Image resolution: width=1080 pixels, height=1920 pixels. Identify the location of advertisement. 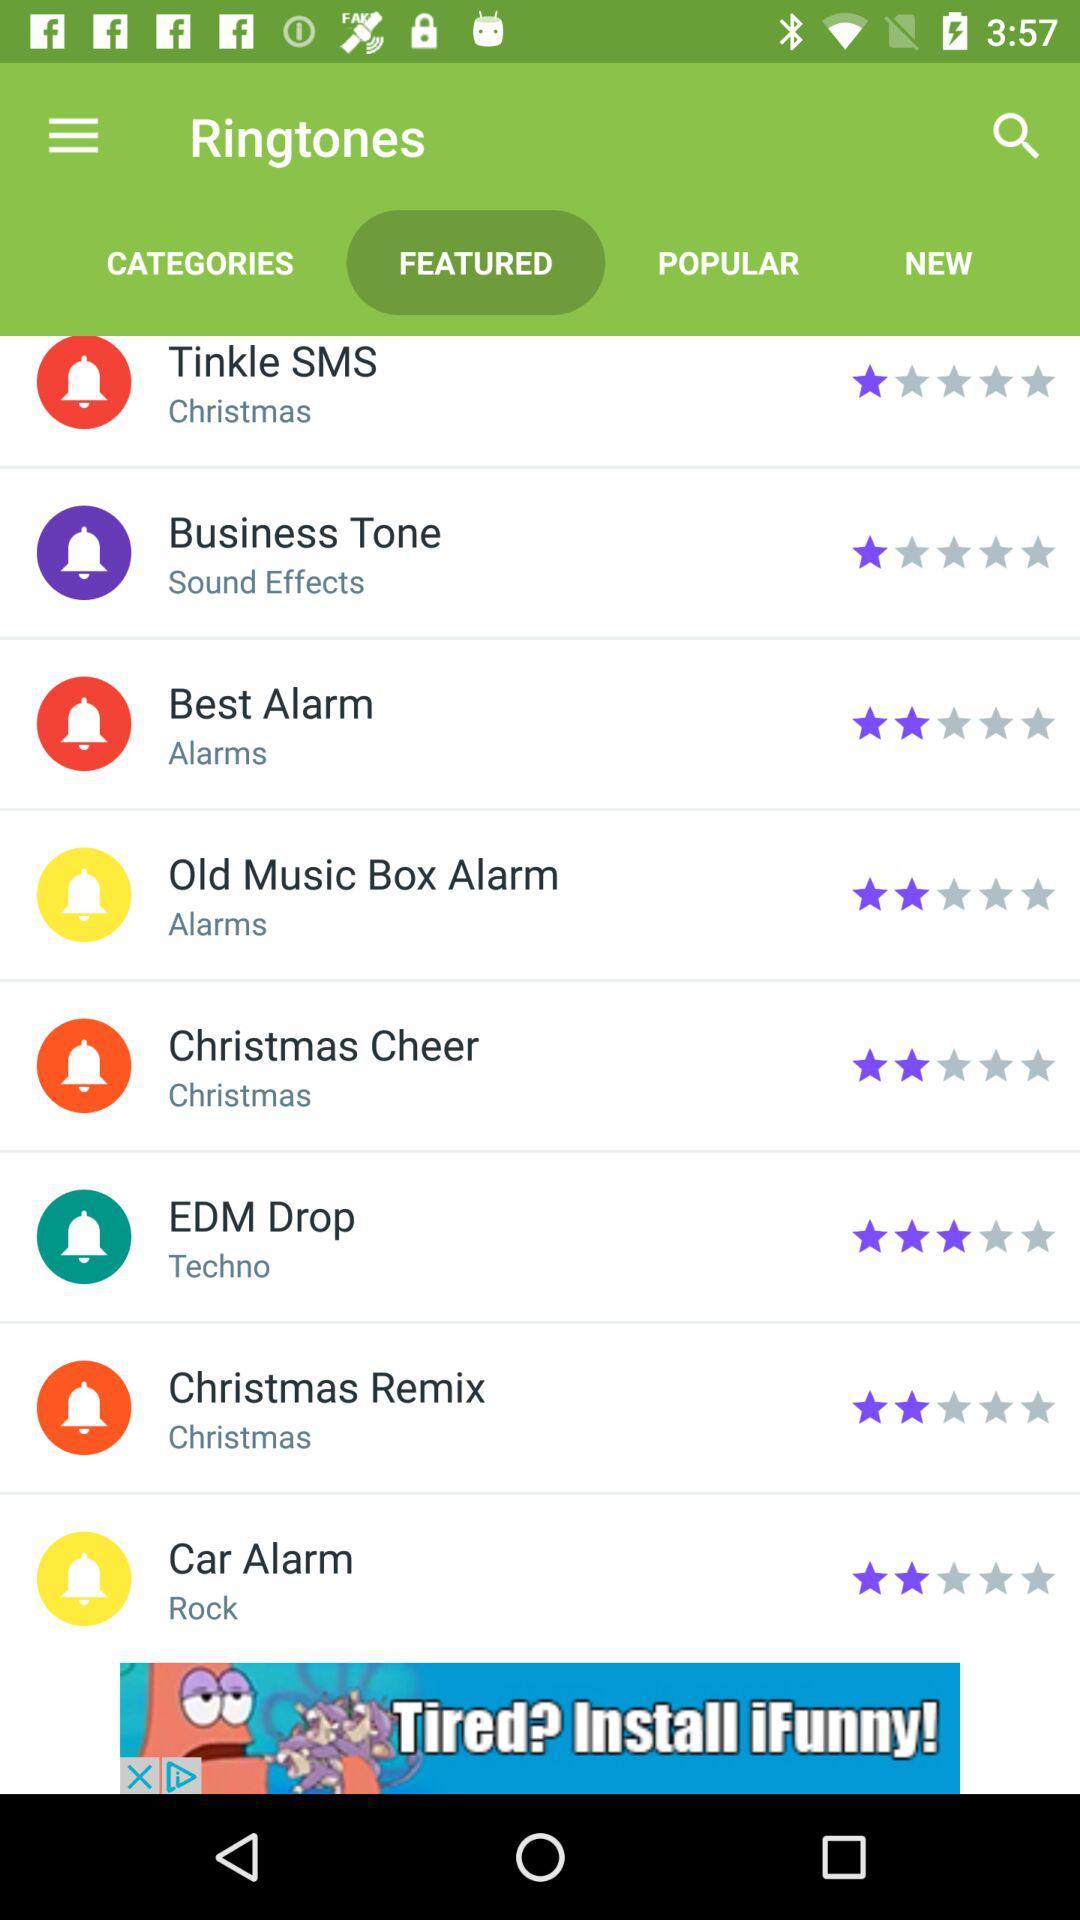
(540, 1727).